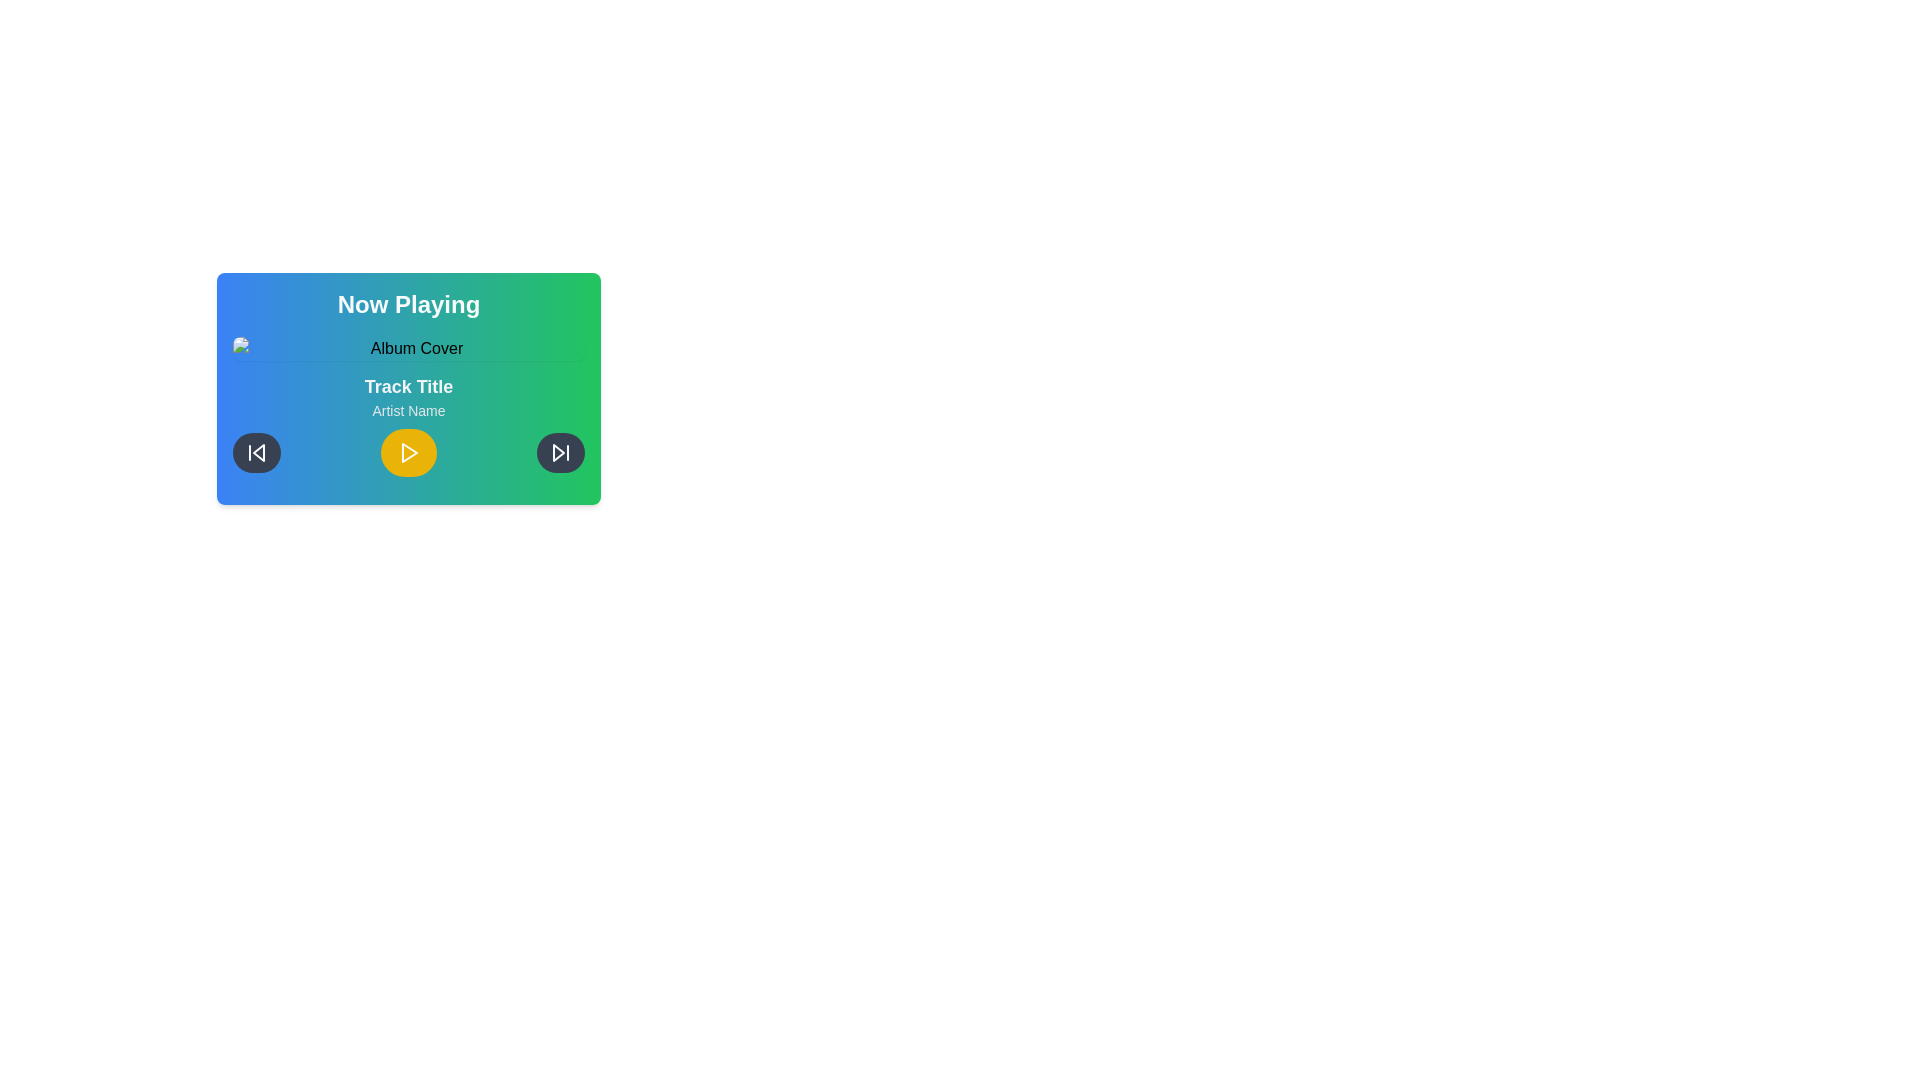  Describe the element at coordinates (407, 410) in the screenshot. I see `the Text Label displaying 'Artist Name', which is styled in small gray font and positioned below the 'Track Title' within a player interface` at that location.